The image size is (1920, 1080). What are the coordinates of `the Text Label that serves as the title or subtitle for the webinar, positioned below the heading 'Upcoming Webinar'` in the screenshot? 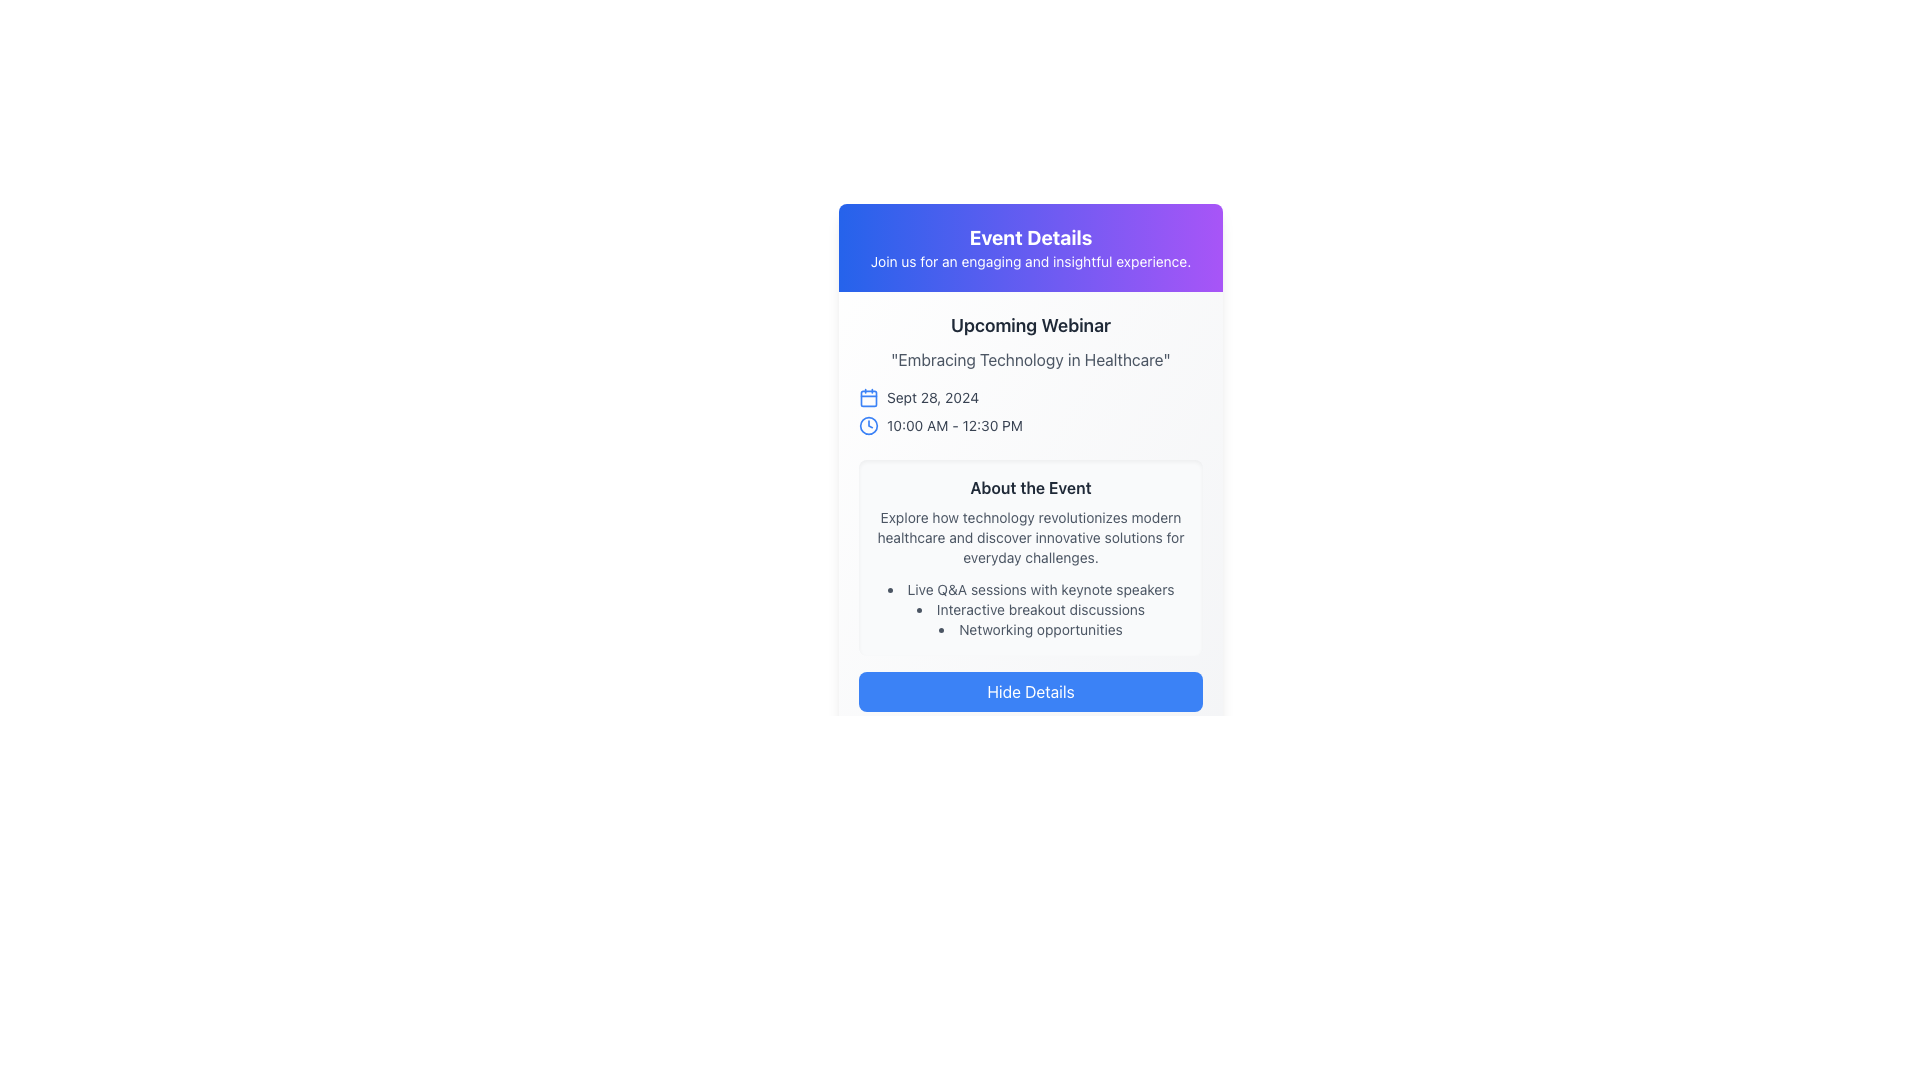 It's located at (1031, 358).